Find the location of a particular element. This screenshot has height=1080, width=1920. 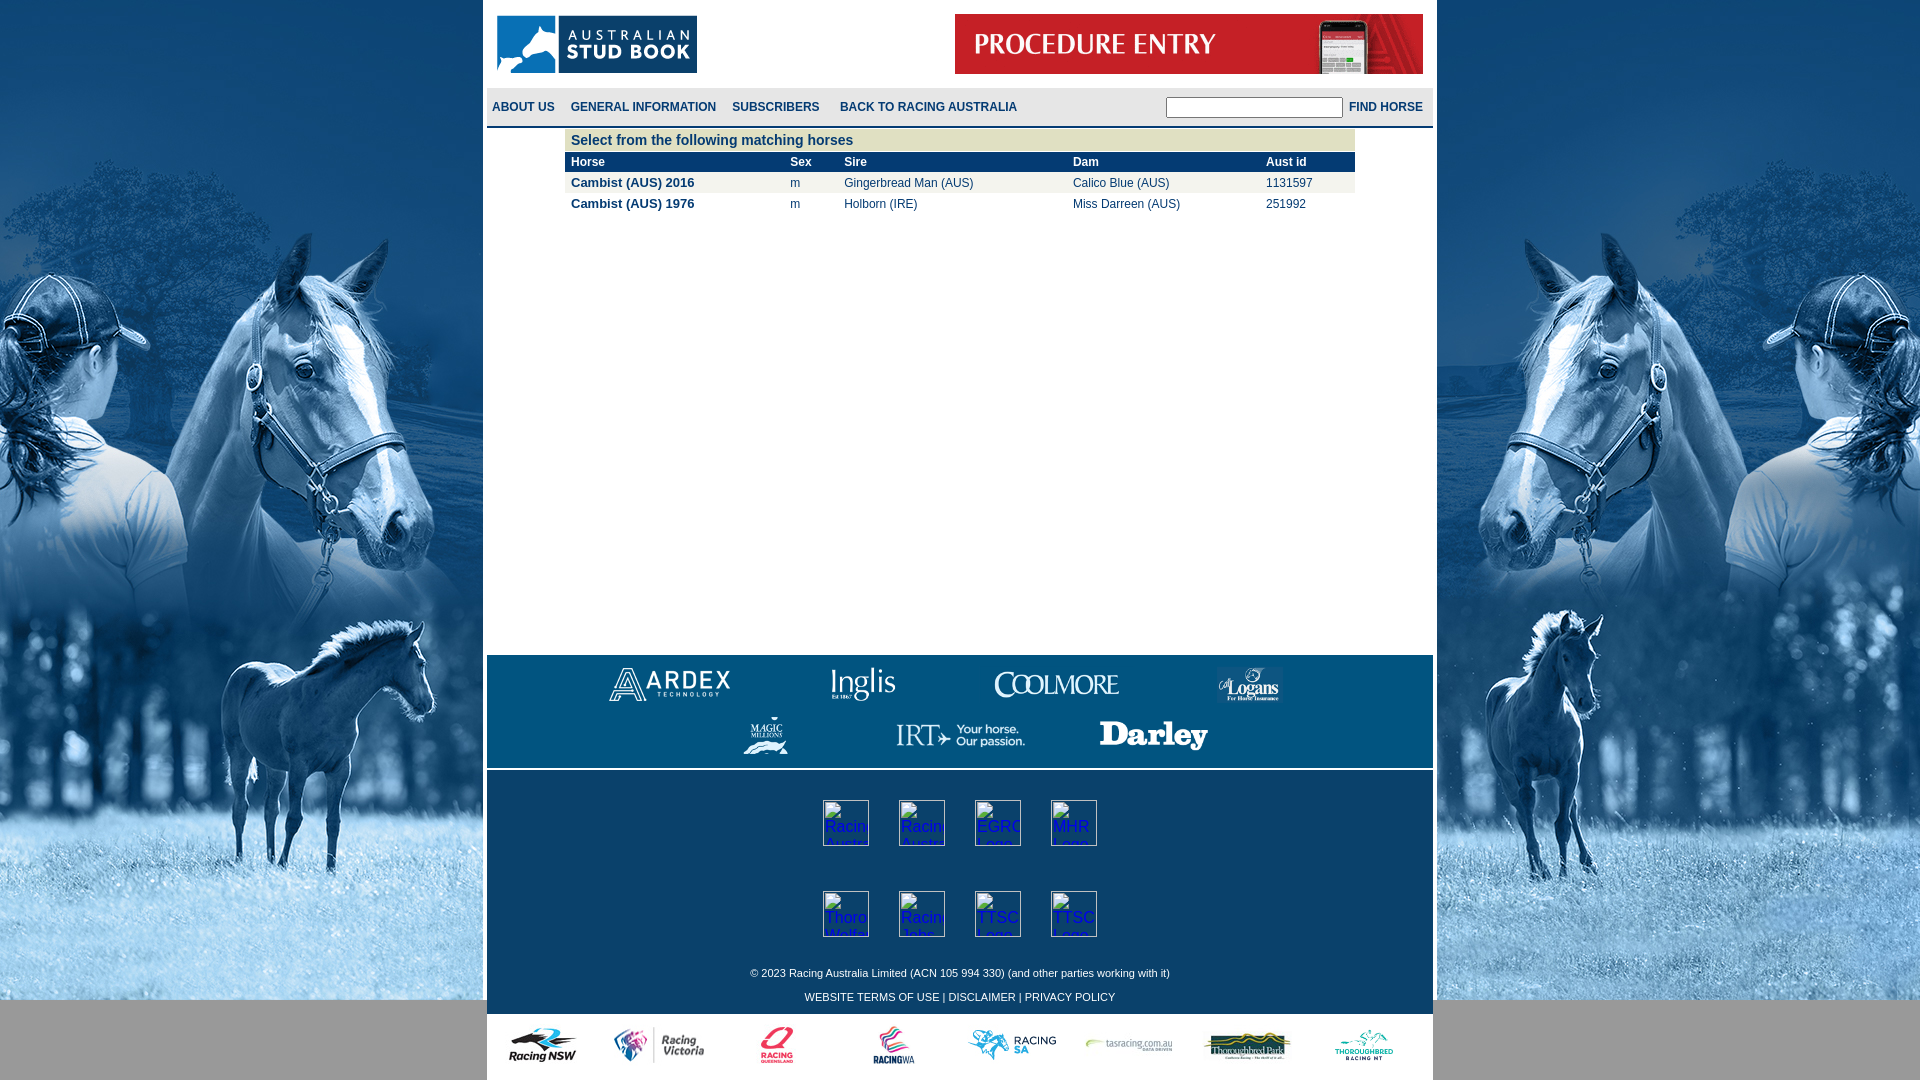

'Enter horse name, Aust. Id. or microchip number for horse' is located at coordinates (1253, 106).